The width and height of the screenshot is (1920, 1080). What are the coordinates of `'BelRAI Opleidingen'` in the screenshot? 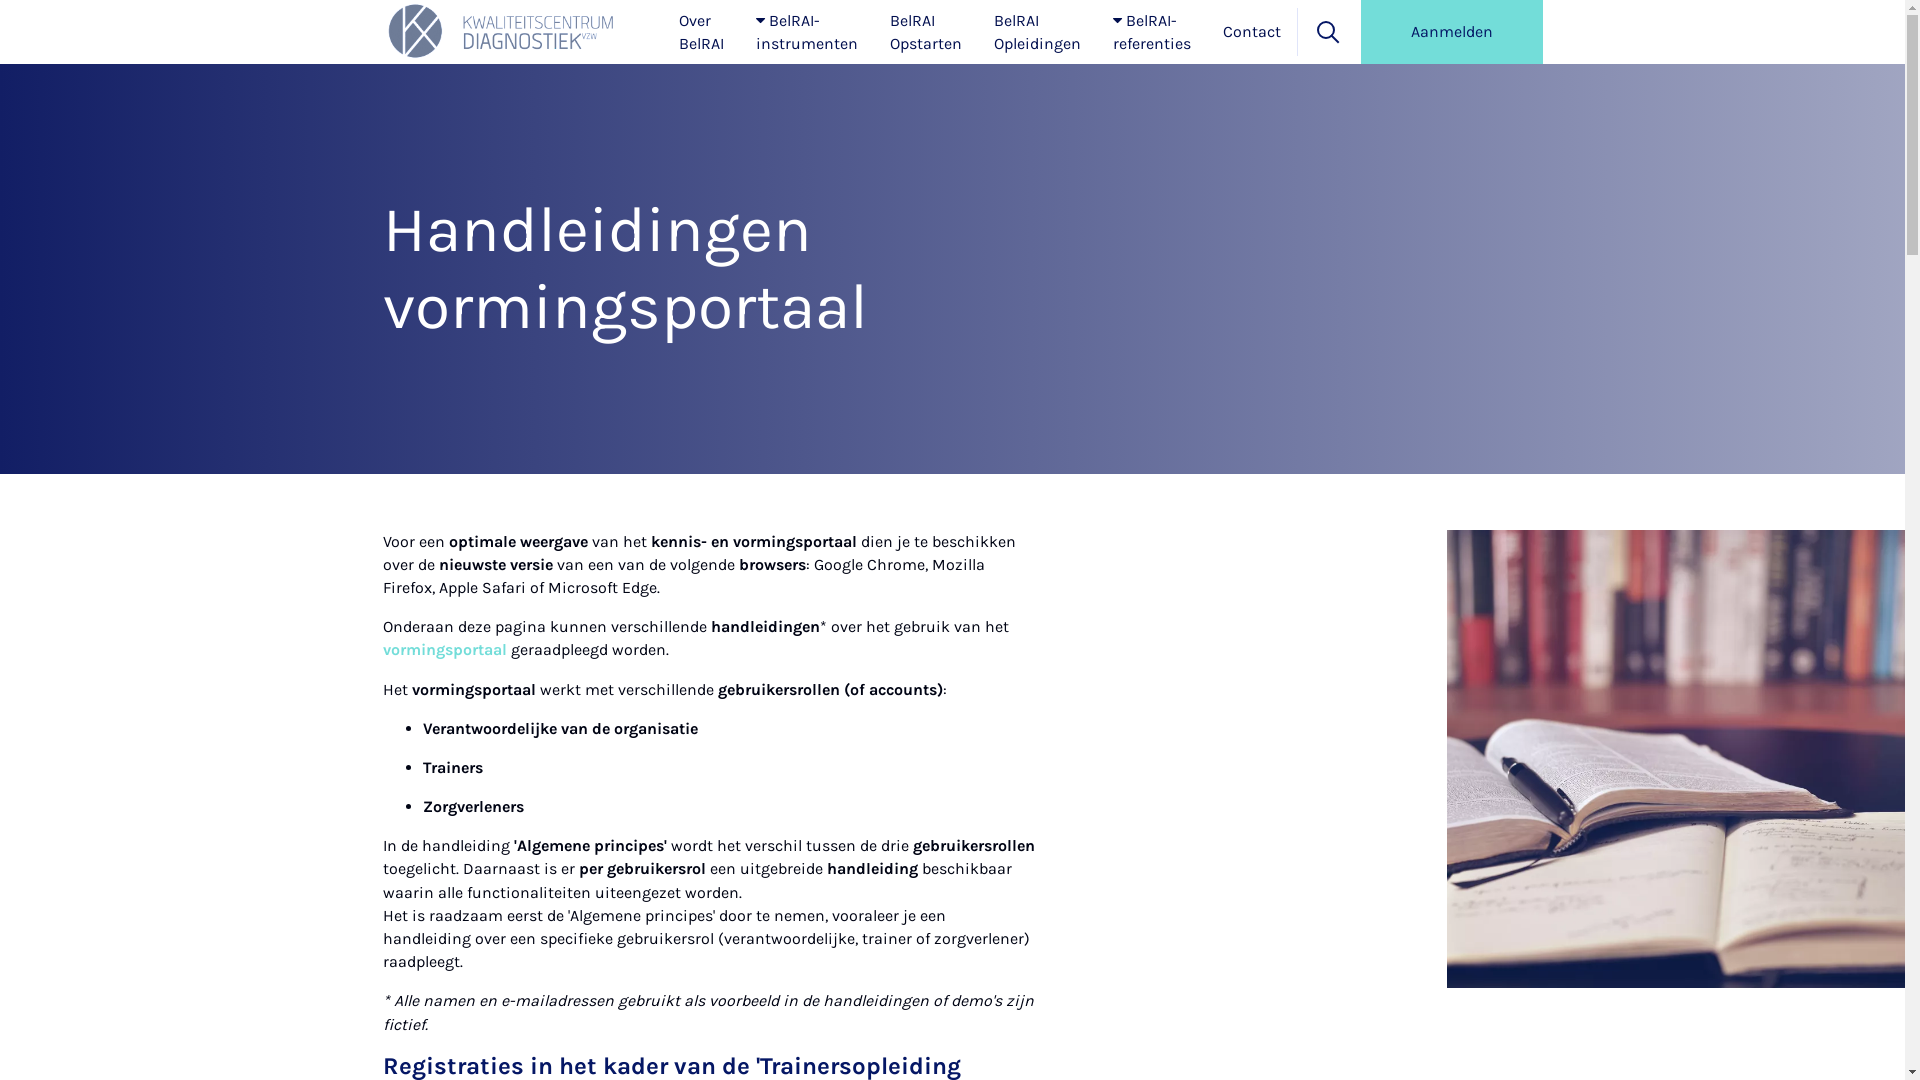 It's located at (1037, 31).